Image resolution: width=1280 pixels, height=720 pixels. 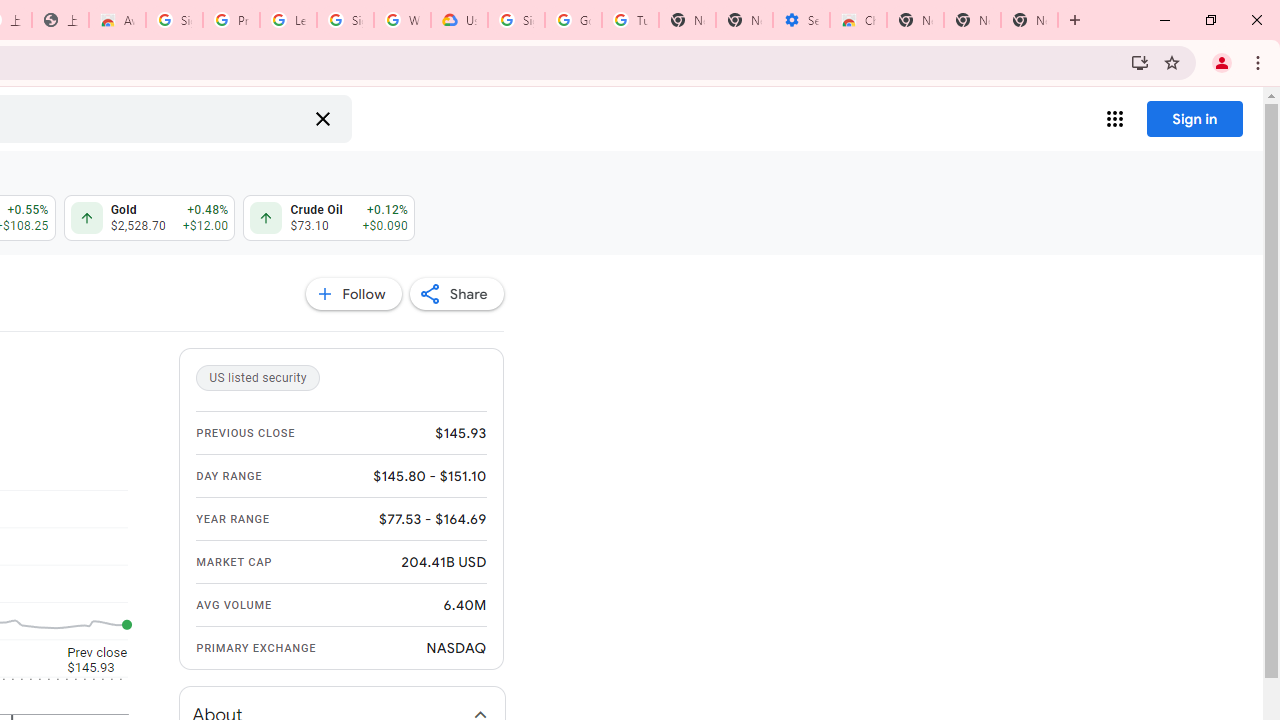 I want to click on 'Chrome Web Store - Accessibility extensions', so click(x=858, y=20).